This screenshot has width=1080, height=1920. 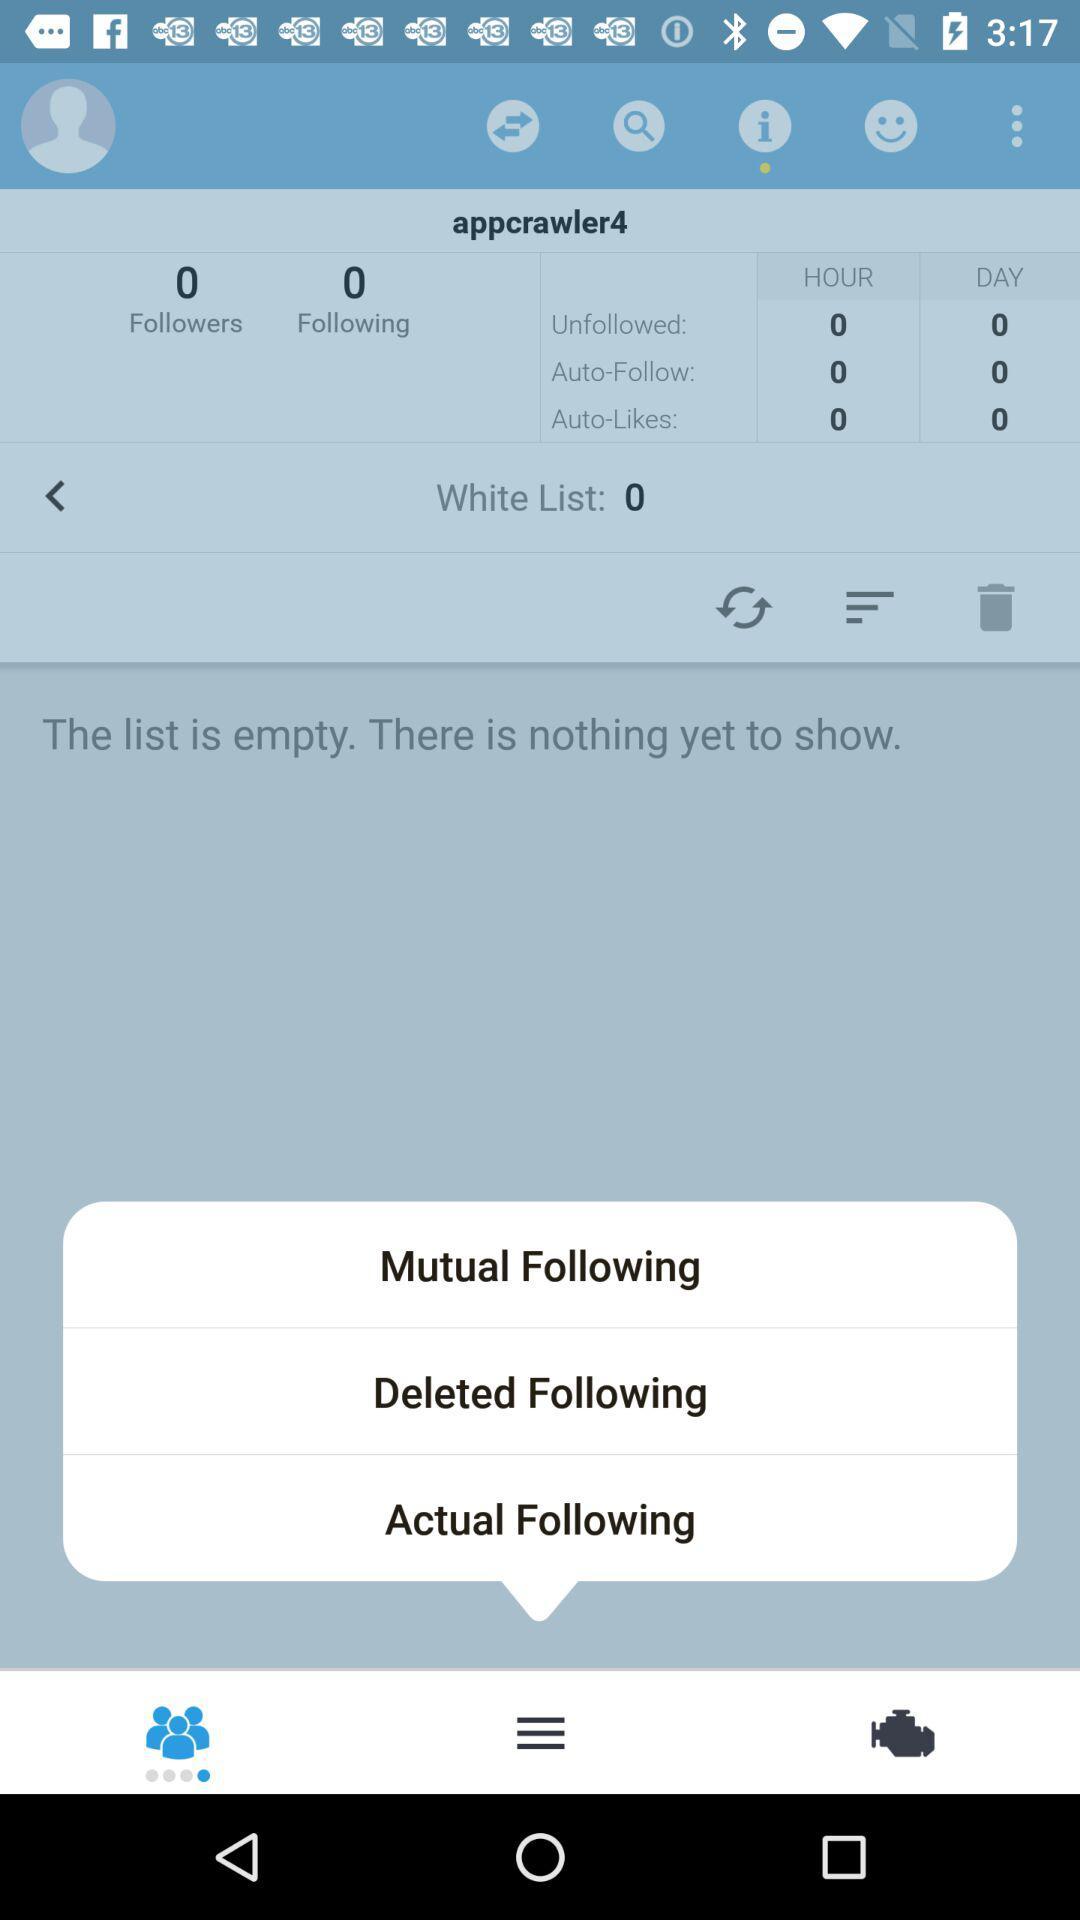 What do you see at coordinates (67, 124) in the screenshot?
I see `open user profile tab` at bounding box center [67, 124].